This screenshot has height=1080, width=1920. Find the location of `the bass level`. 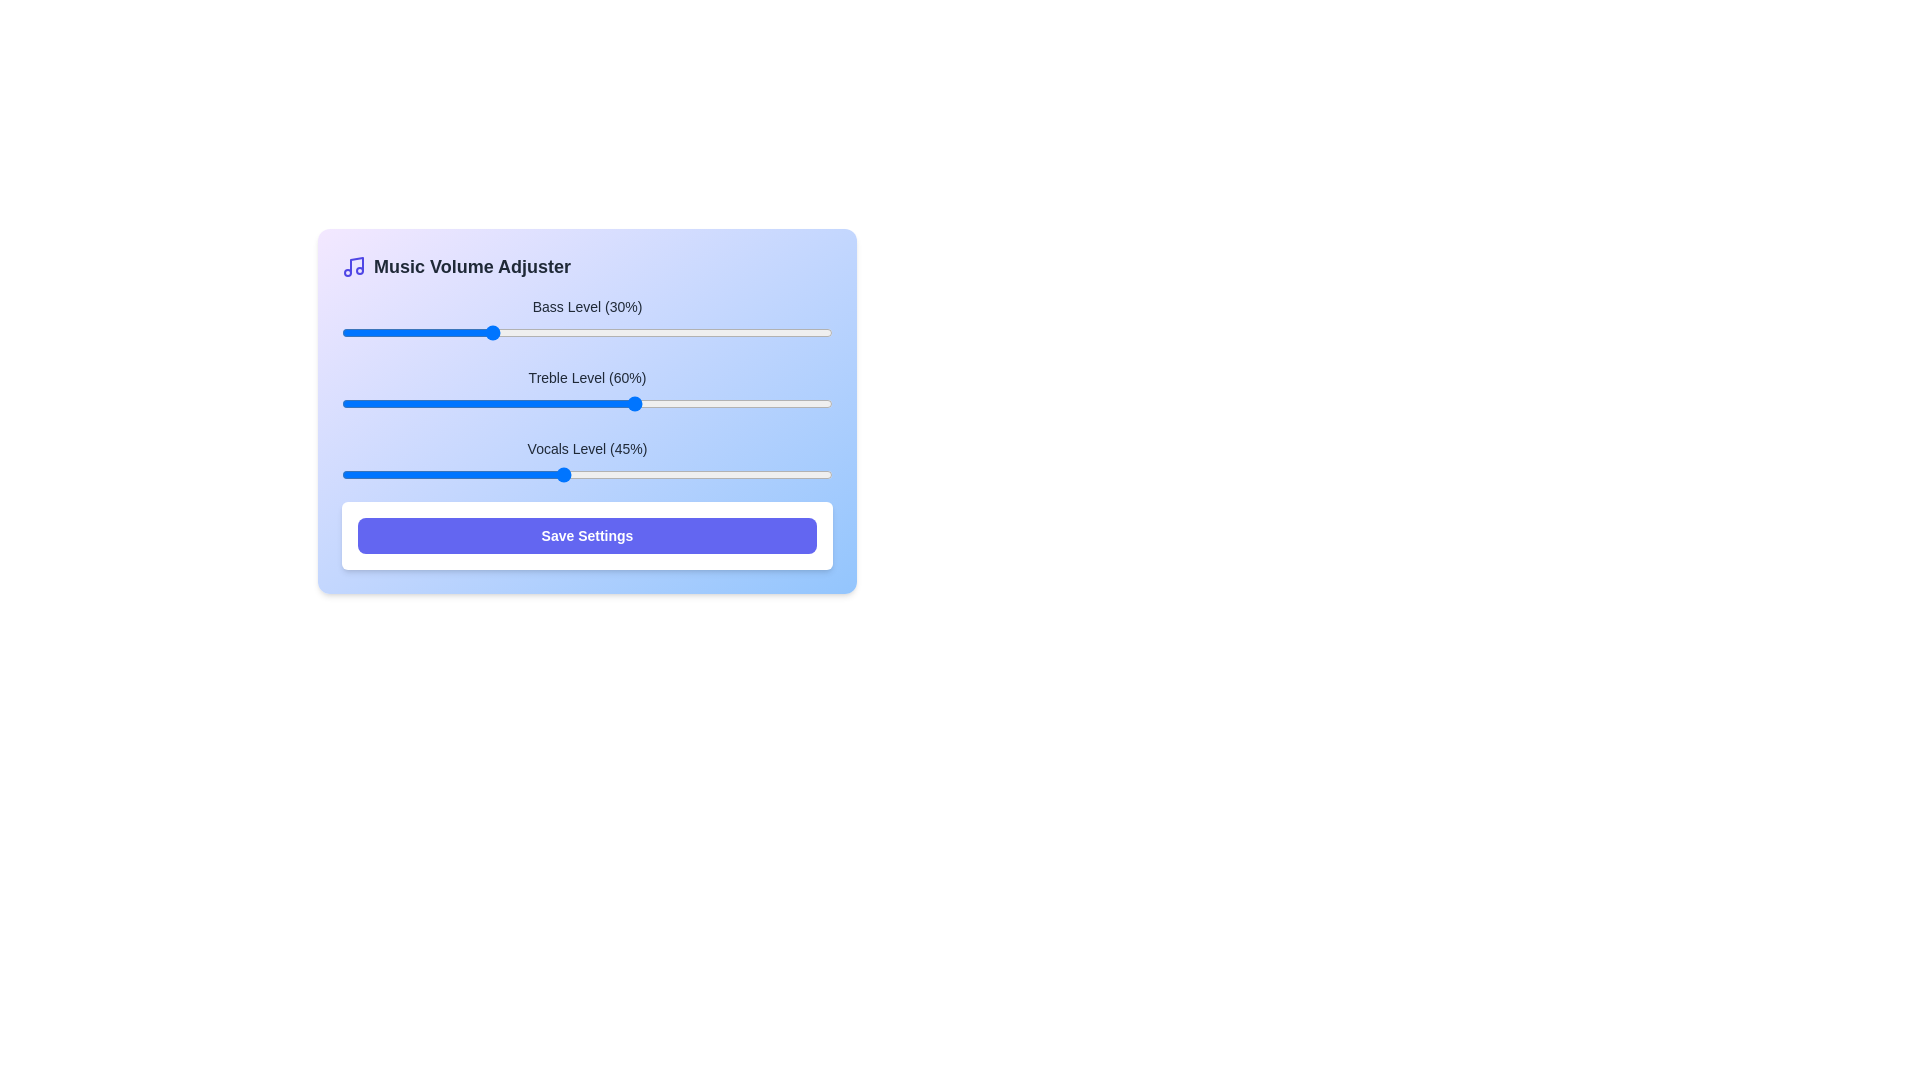

the bass level is located at coordinates (768, 331).